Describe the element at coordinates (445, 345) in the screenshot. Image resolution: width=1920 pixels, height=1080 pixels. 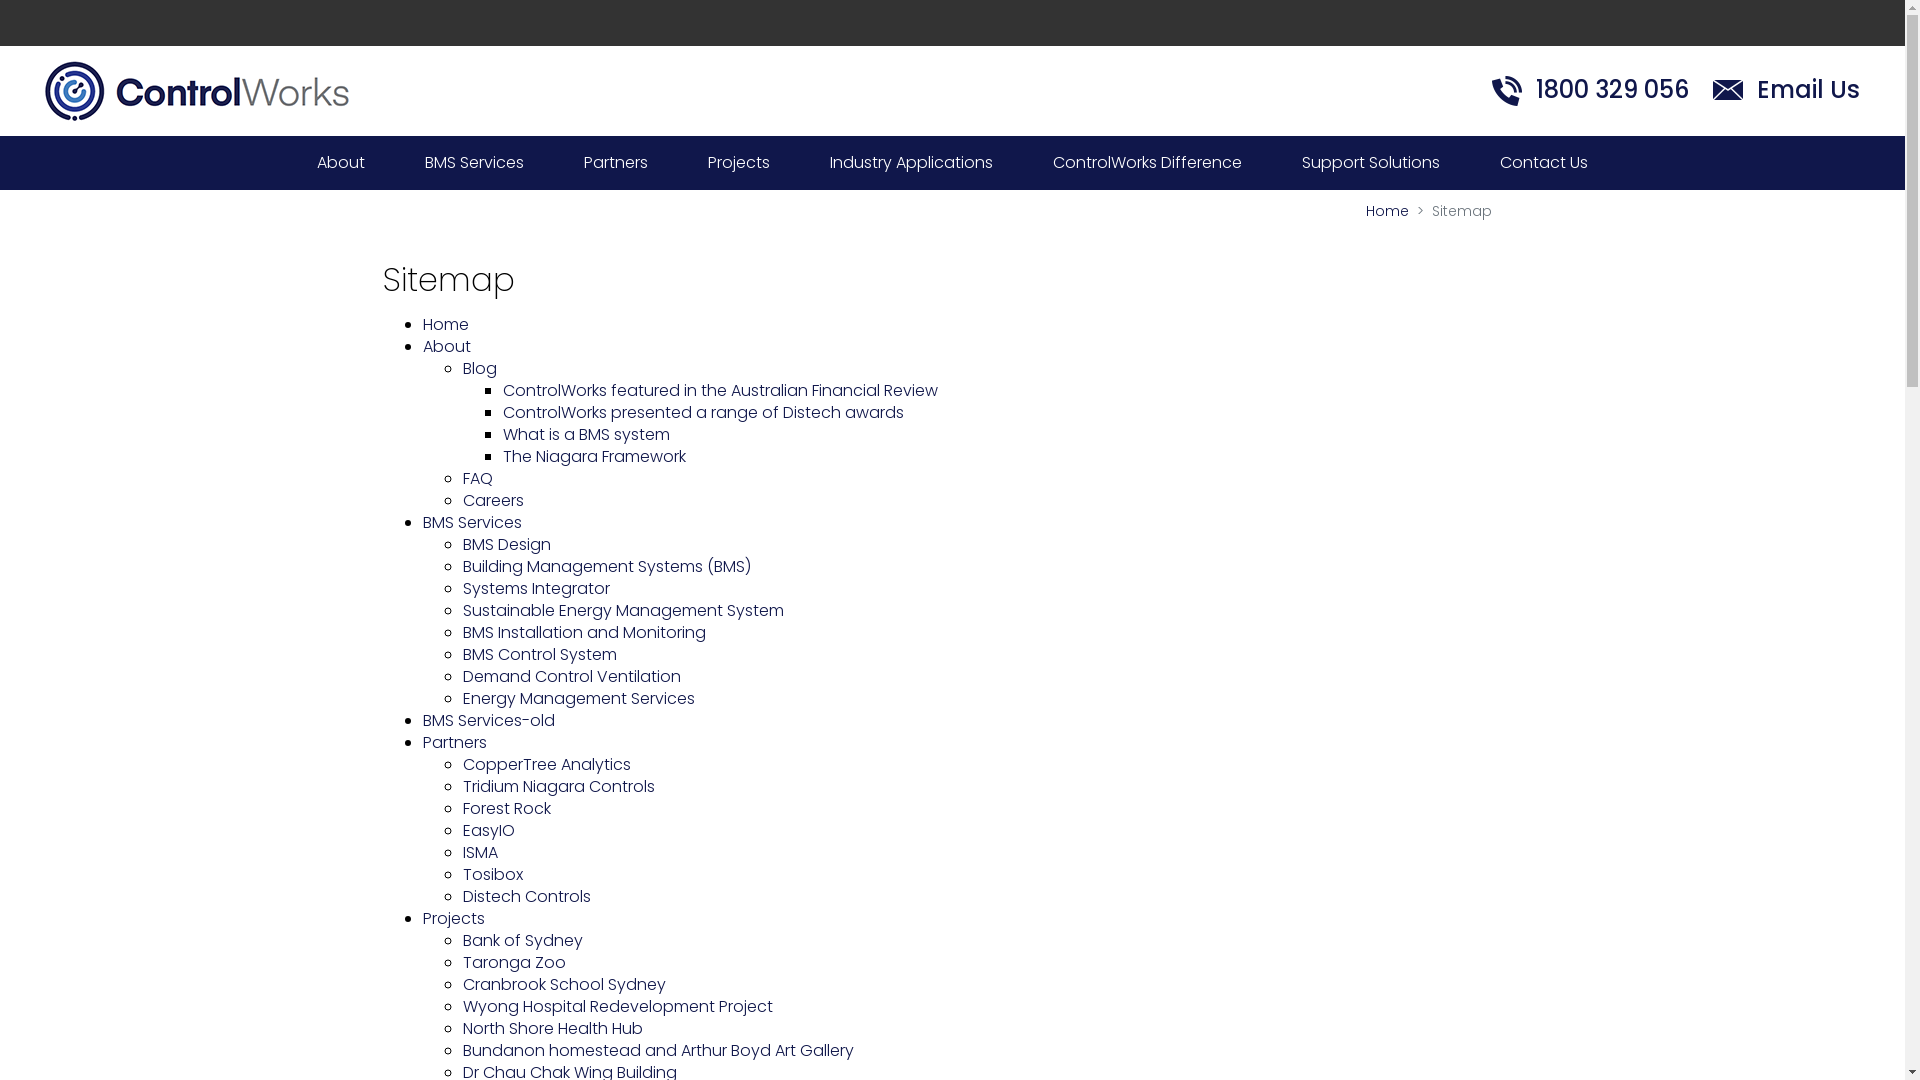
I see `'About'` at that location.